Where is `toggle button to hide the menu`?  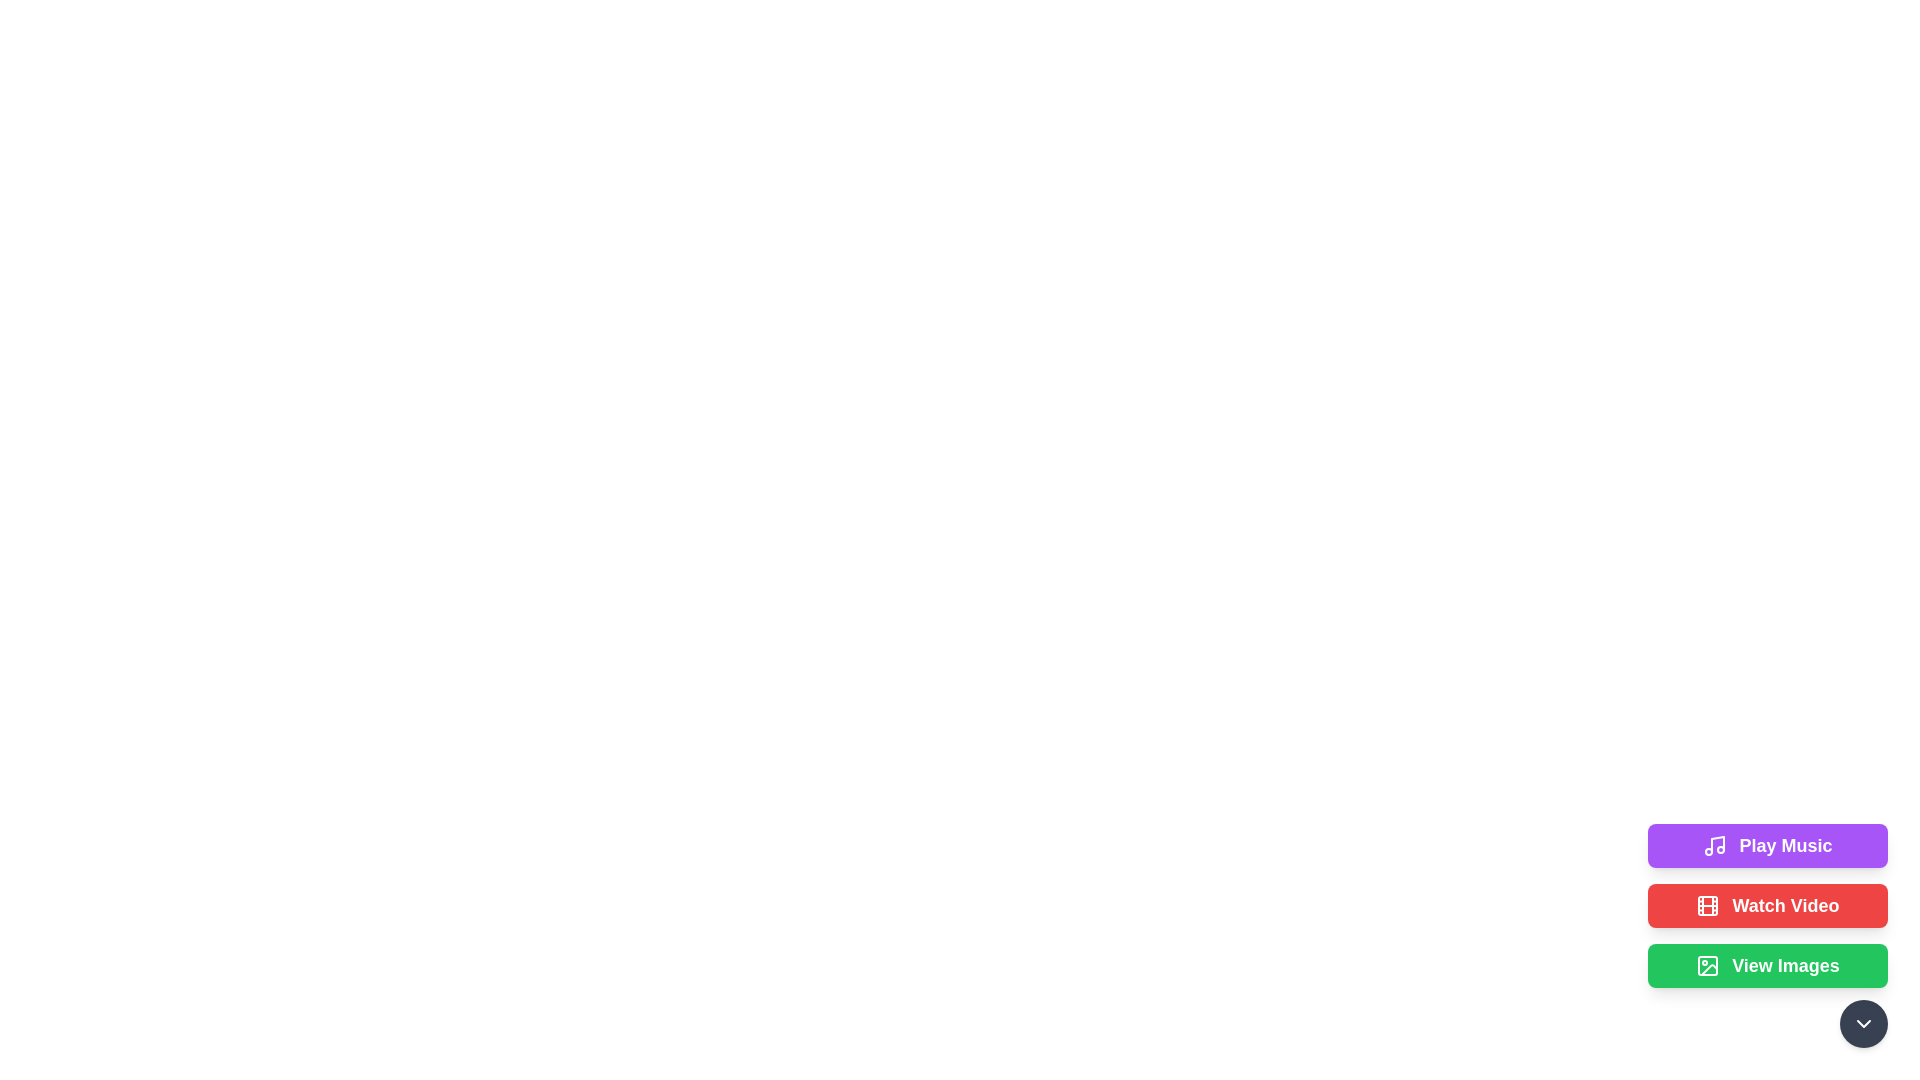
toggle button to hide the menu is located at coordinates (1862, 1023).